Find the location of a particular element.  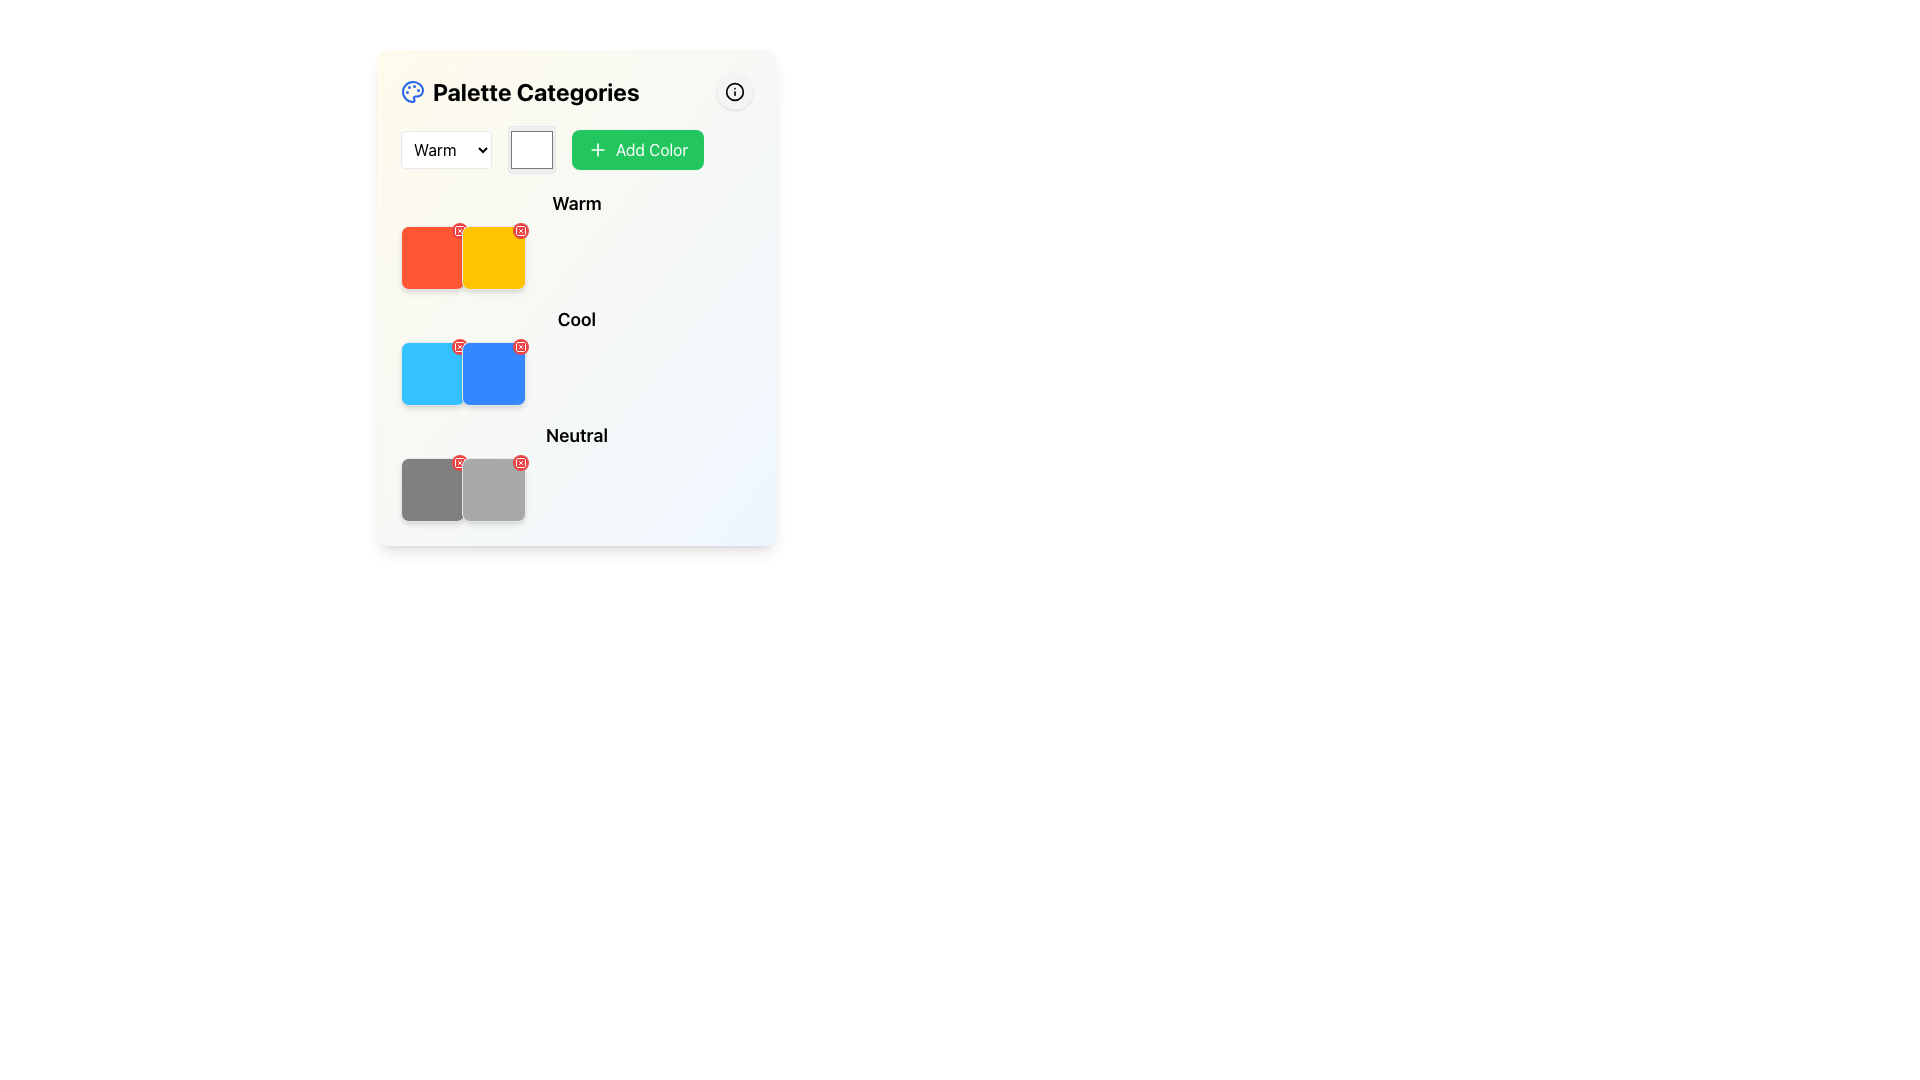

the colored square display element with an interactive close button, which is the second item is located at coordinates (494, 257).